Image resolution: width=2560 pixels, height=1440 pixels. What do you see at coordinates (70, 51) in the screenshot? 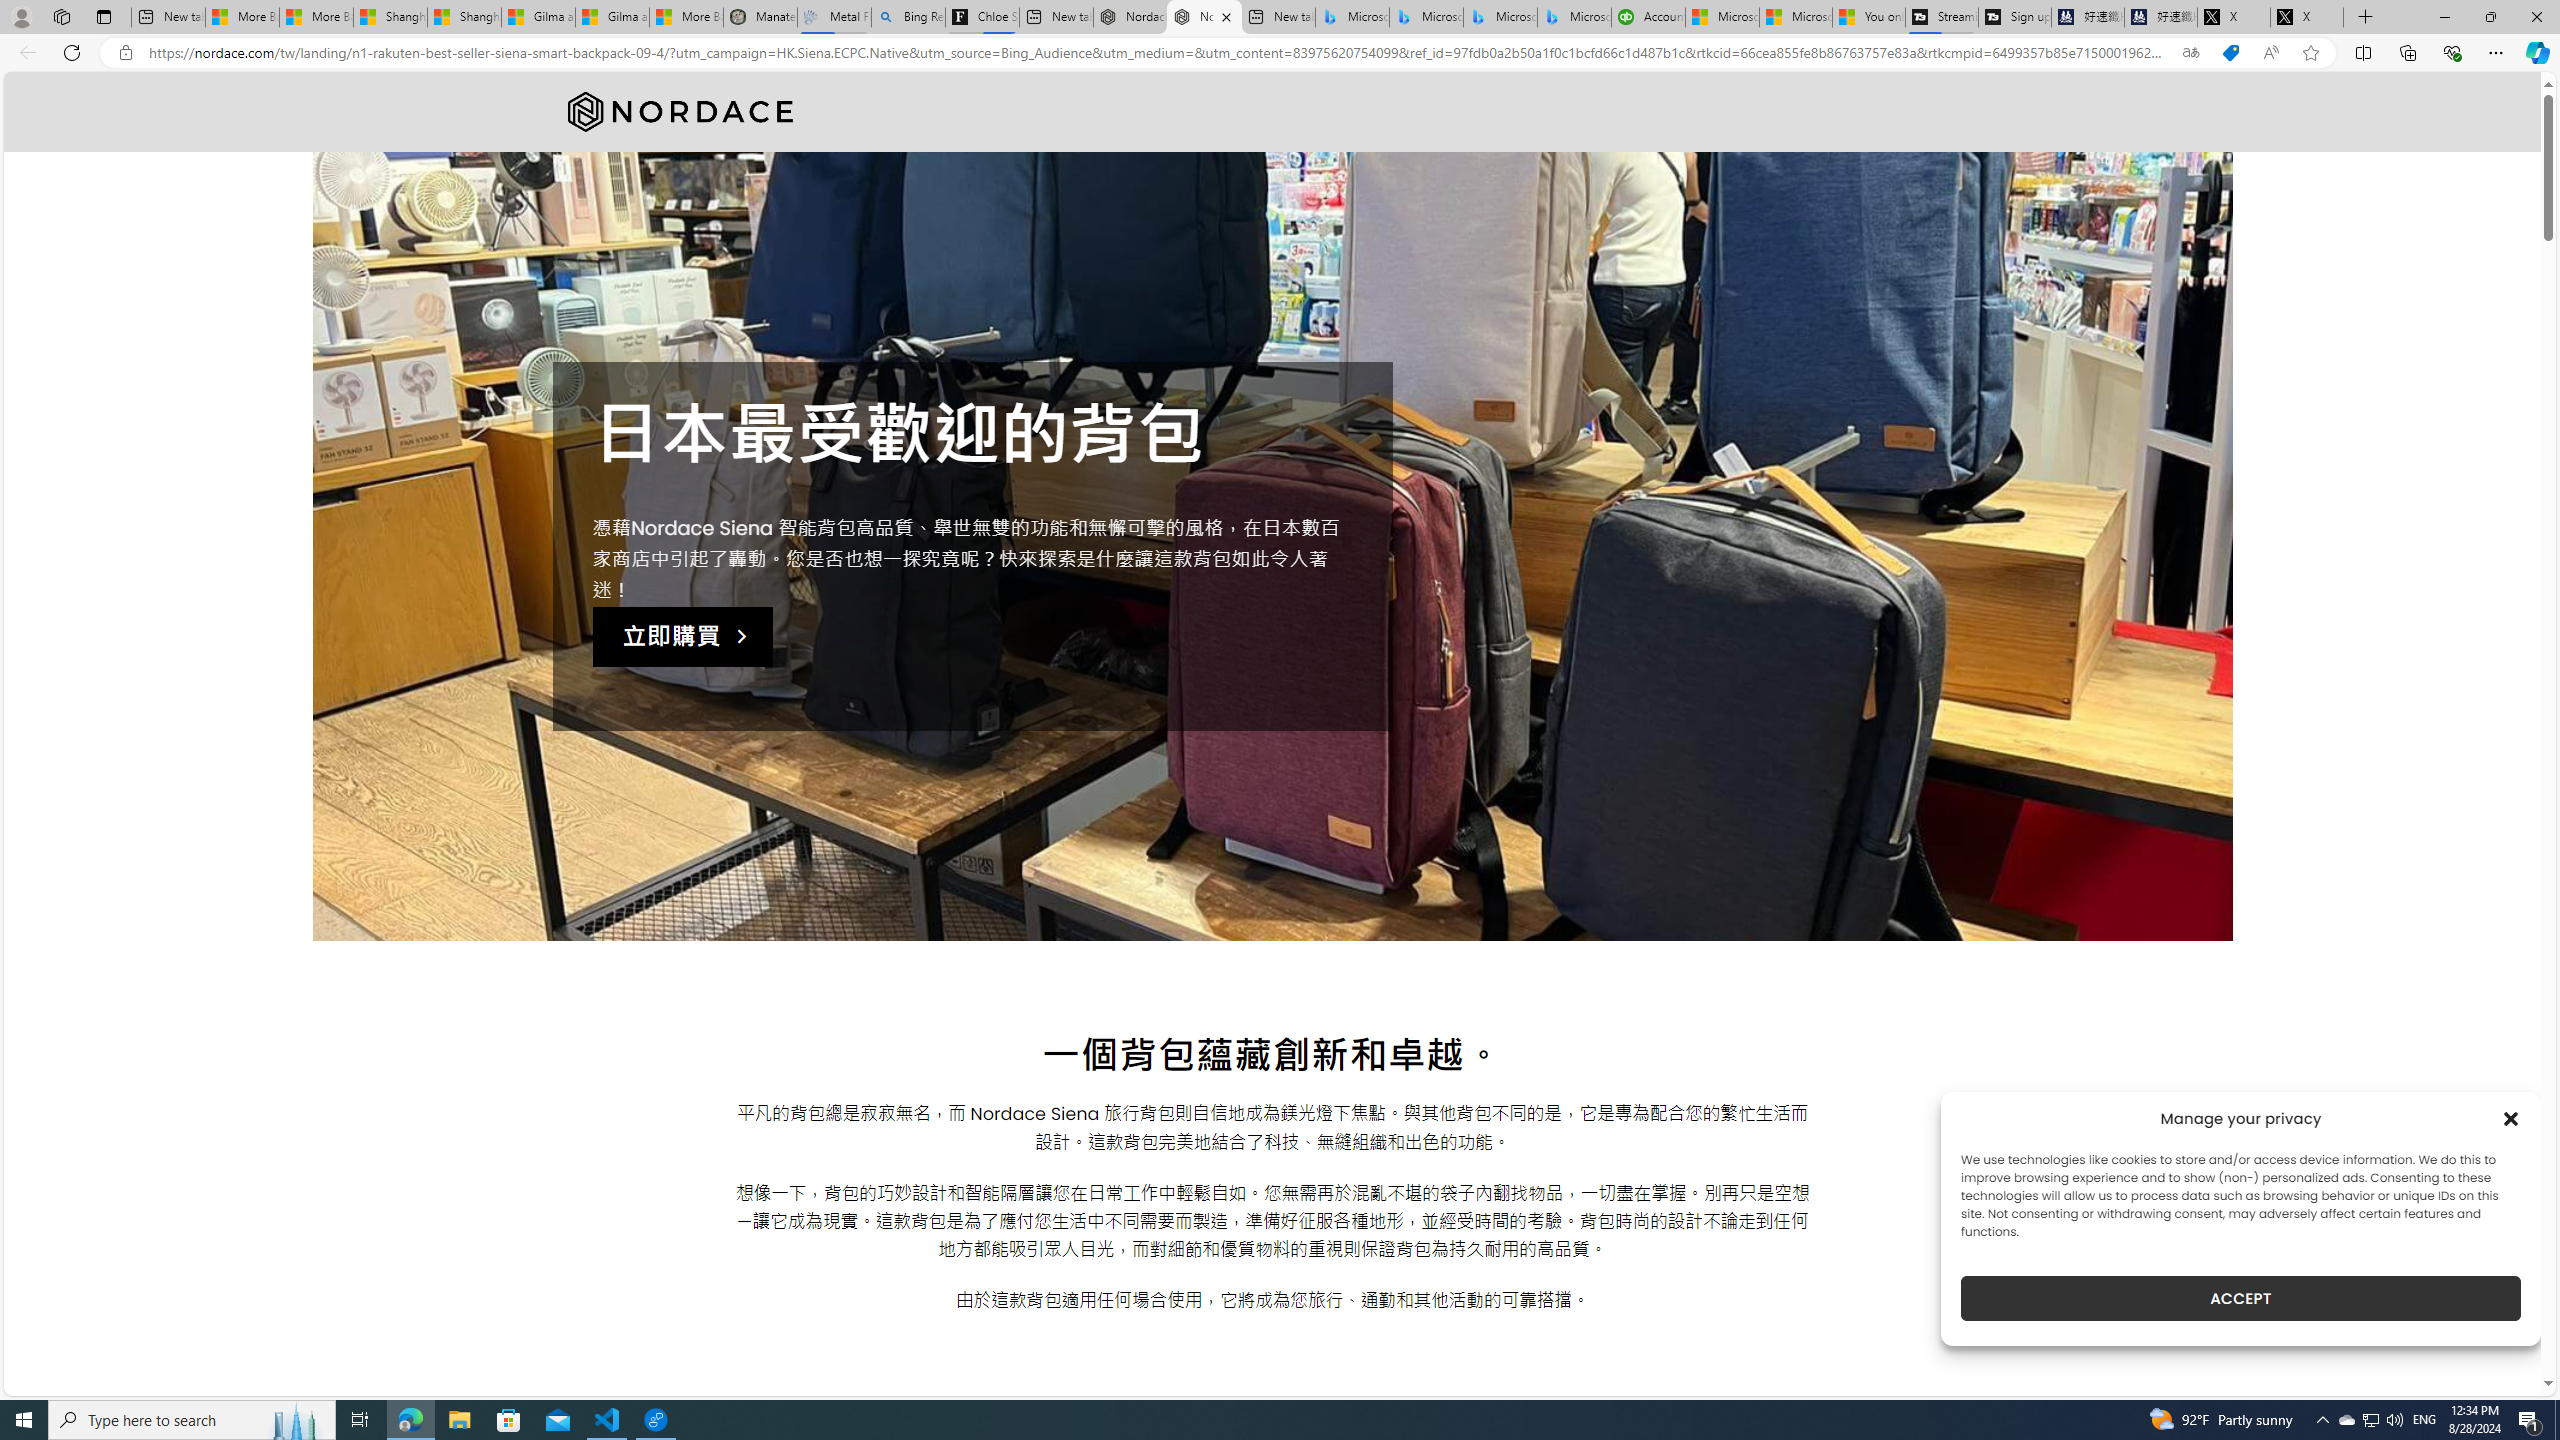
I see `'Refresh'` at bounding box center [70, 51].